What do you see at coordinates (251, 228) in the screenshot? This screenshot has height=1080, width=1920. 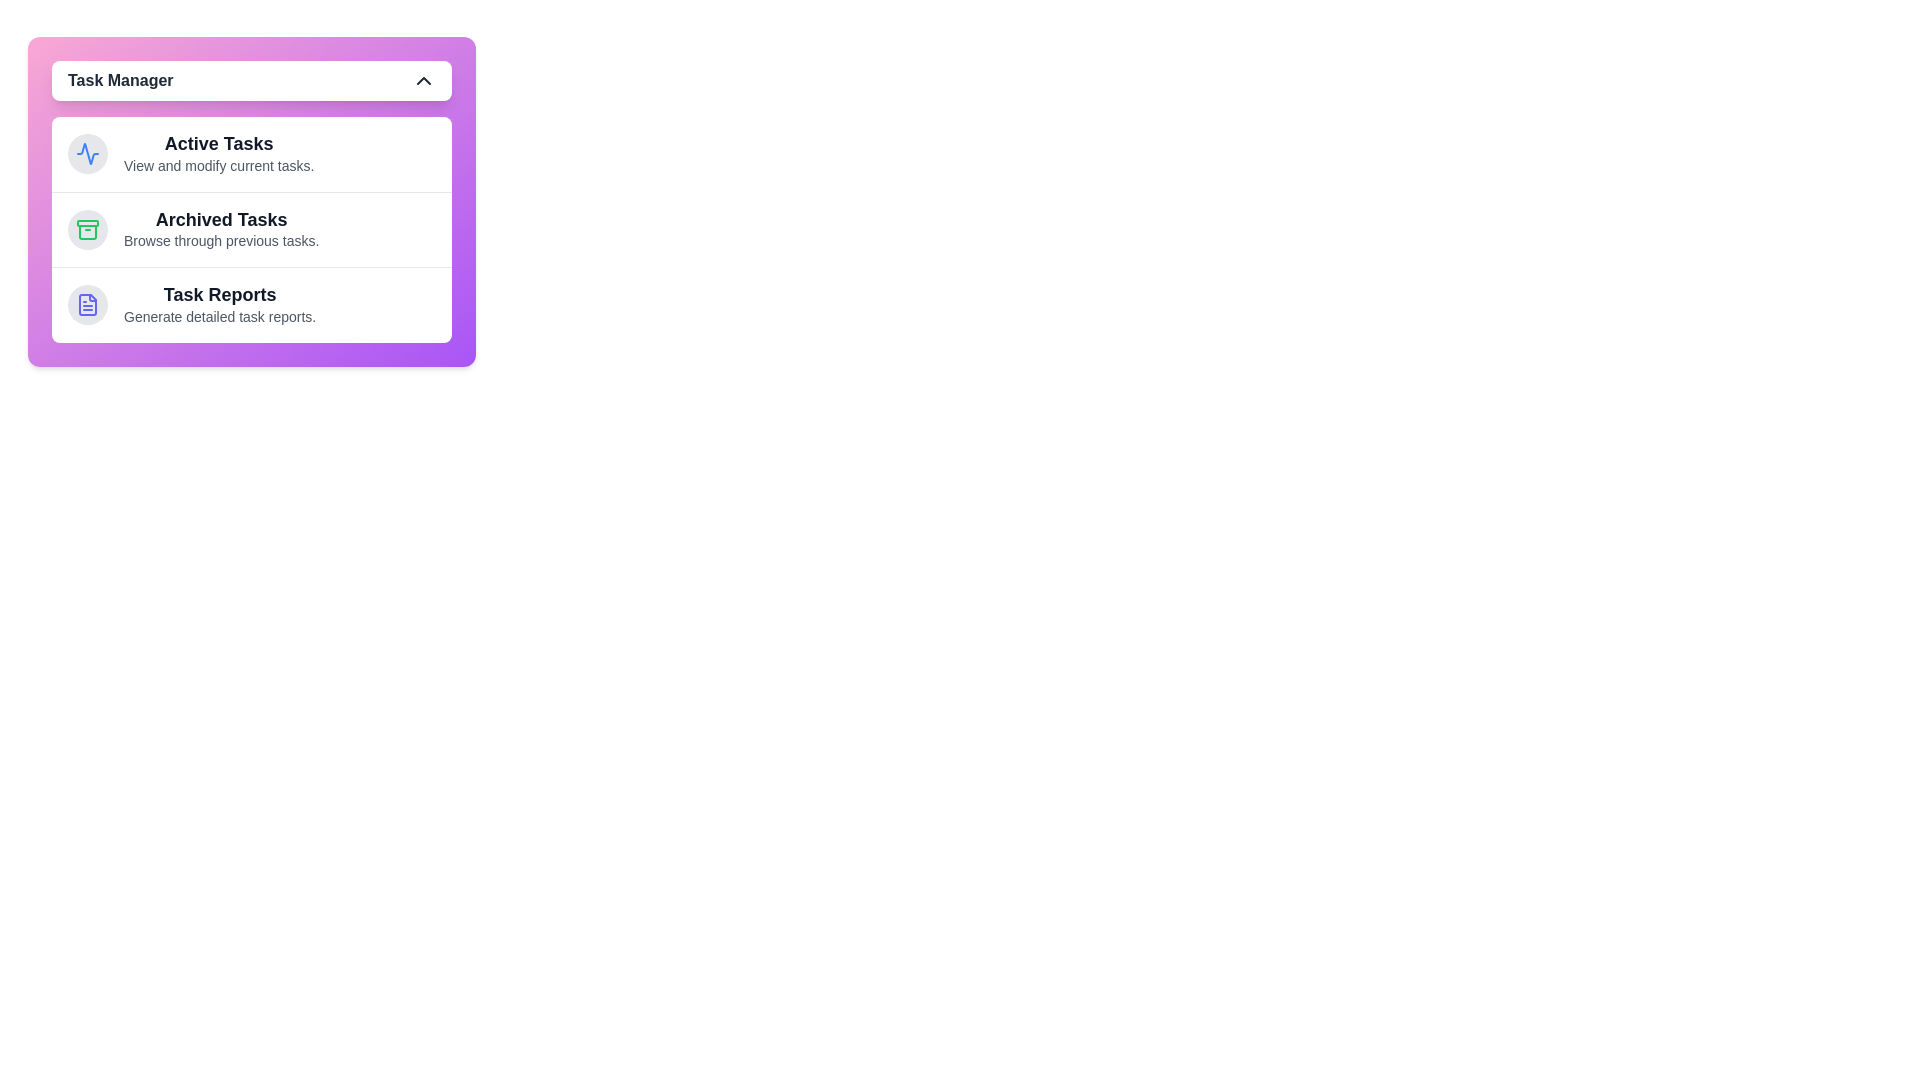 I see `the task section Archived Tasks to highlight it` at bounding box center [251, 228].